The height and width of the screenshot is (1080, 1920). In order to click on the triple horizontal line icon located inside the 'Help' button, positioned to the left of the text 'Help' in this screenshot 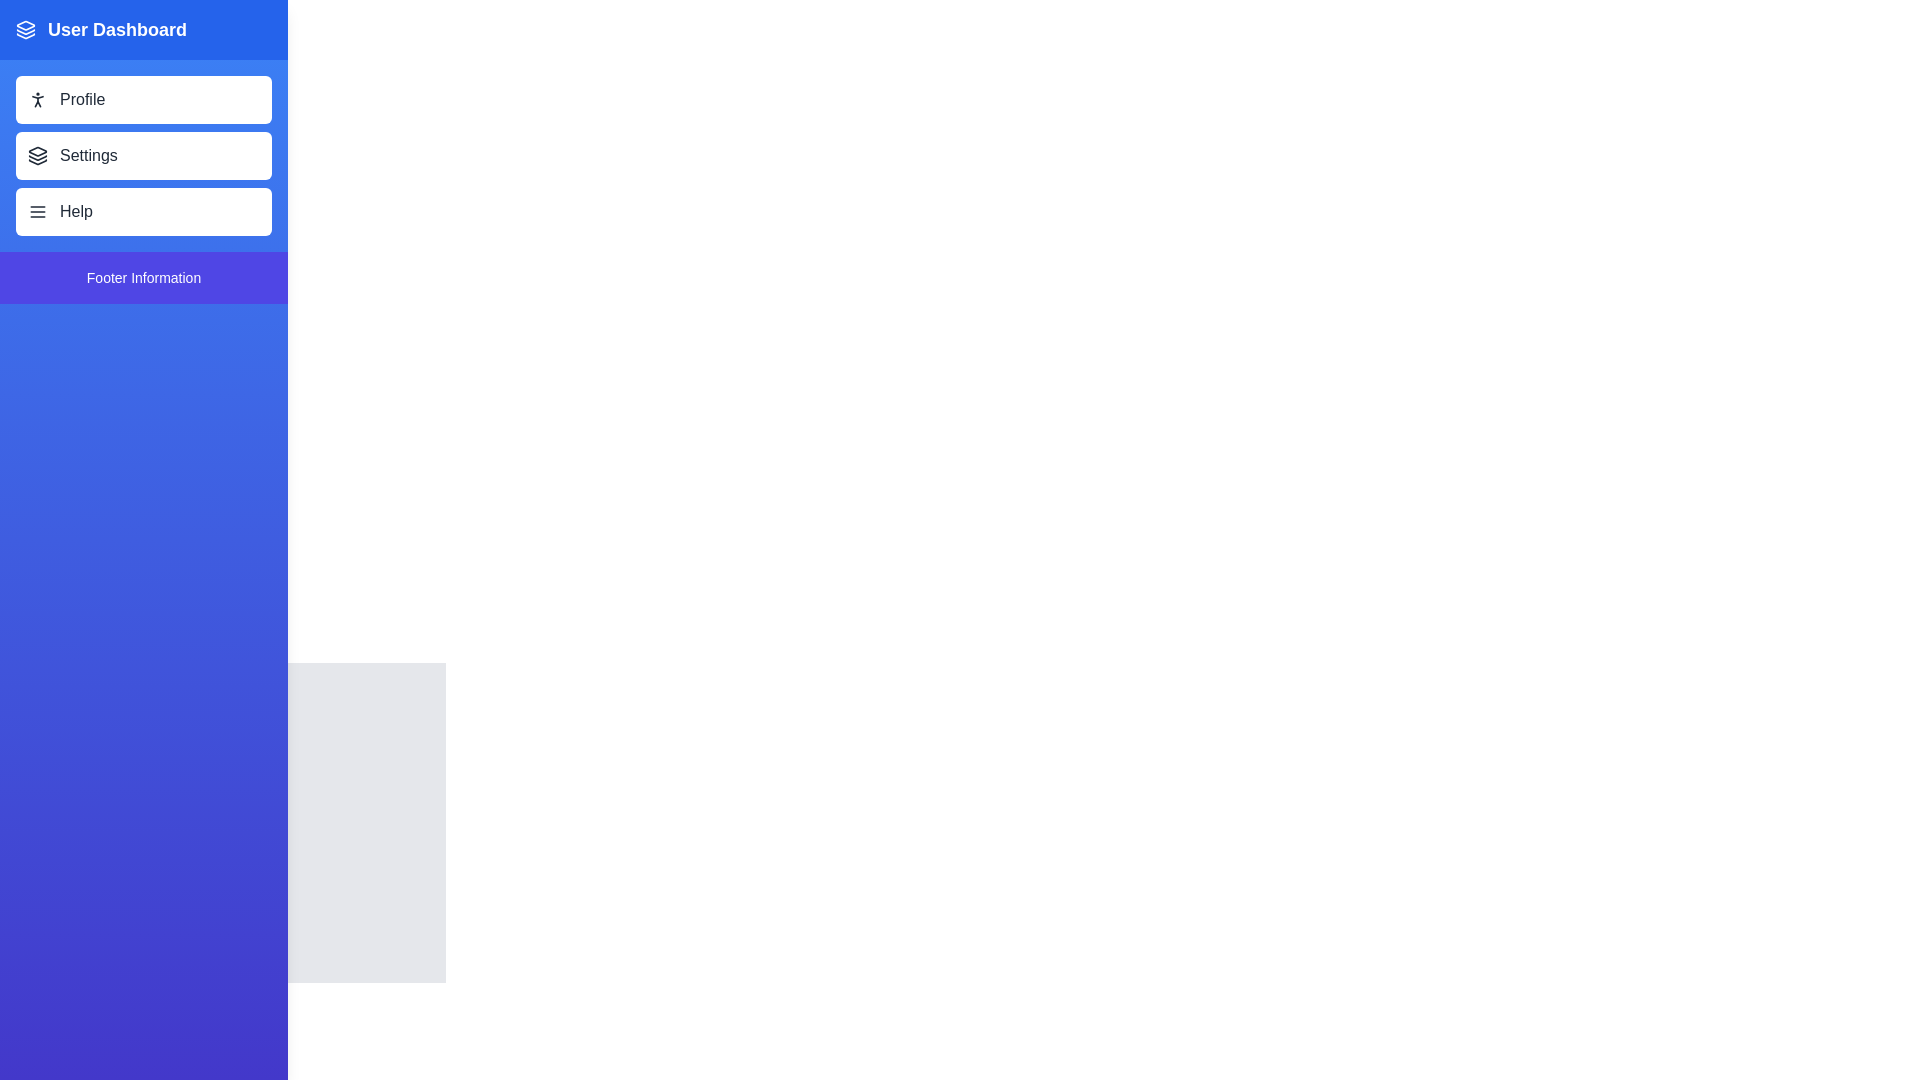, I will do `click(38, 212)`.